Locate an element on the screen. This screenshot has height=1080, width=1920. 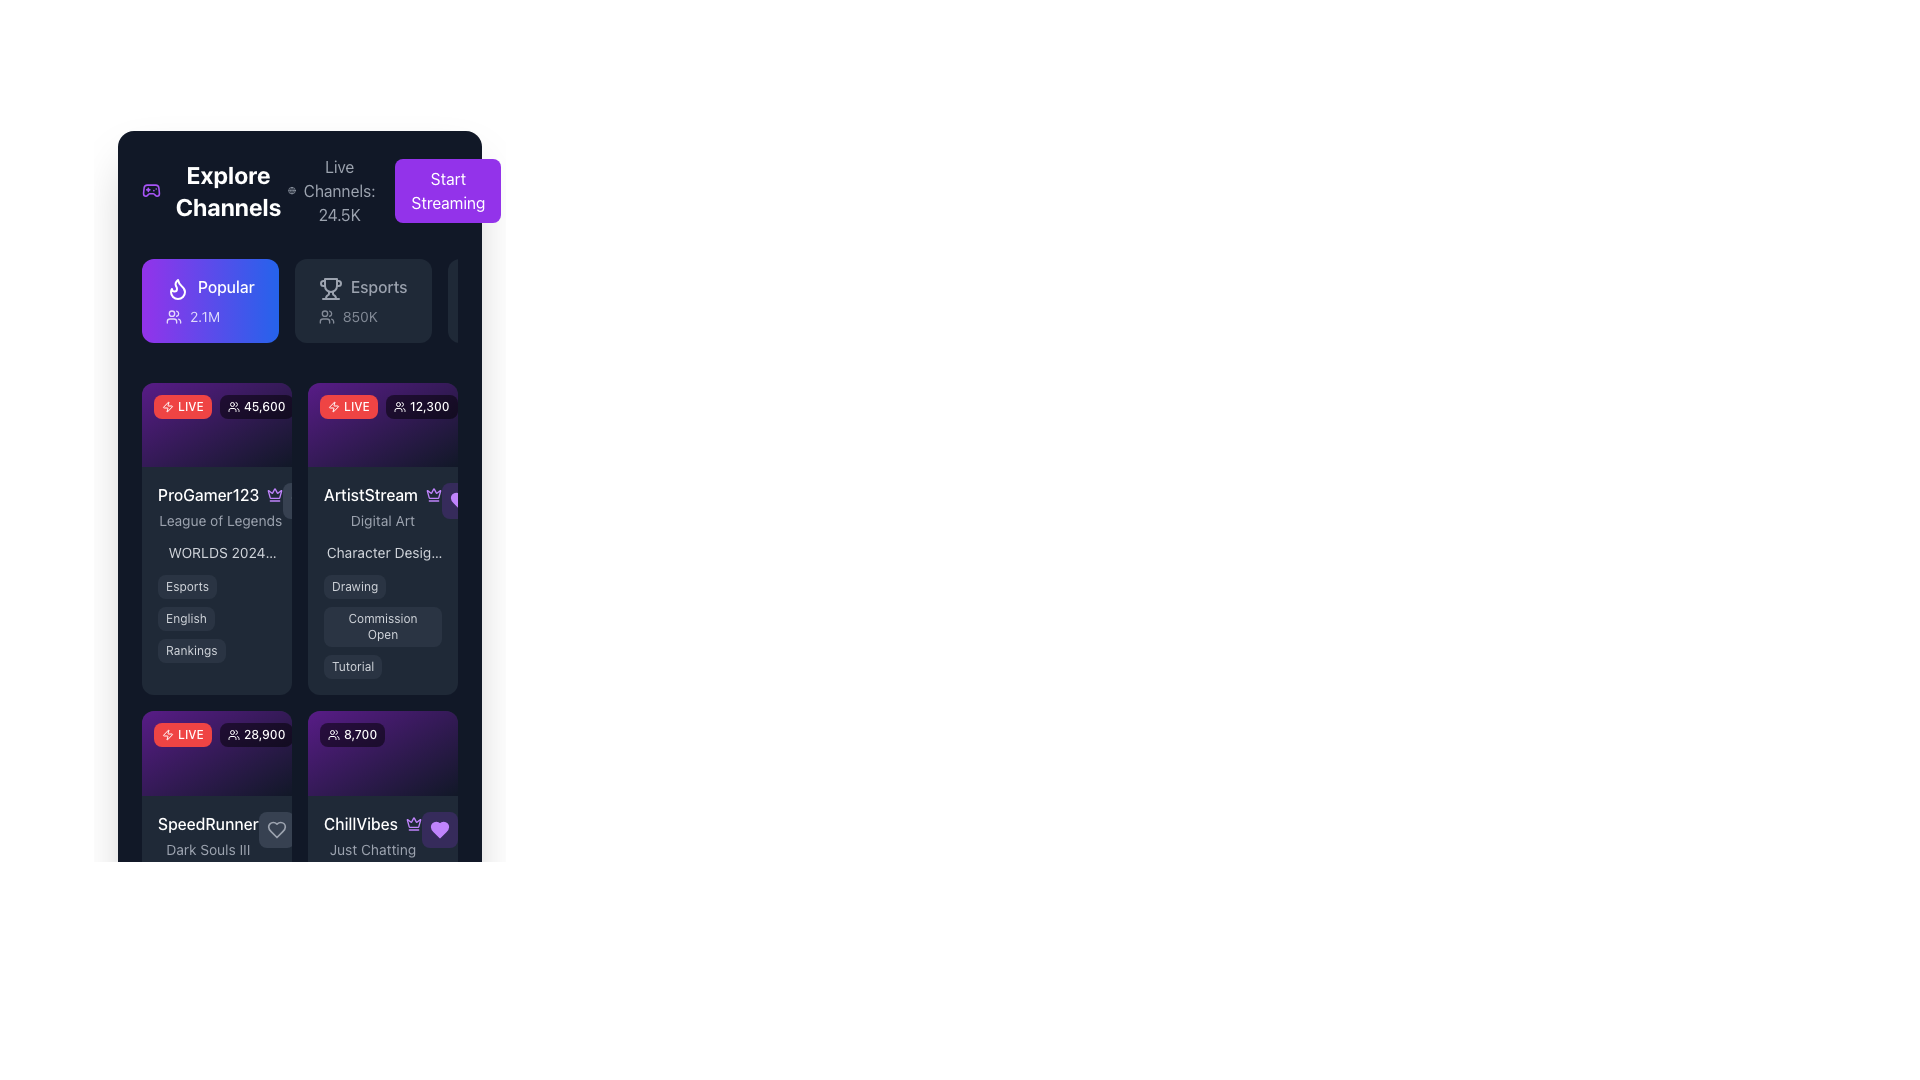
text content of the 'ArtistStream' label, which is styled in white font against a dark background, located below the viewer count header is located at coordinates (383, 495).